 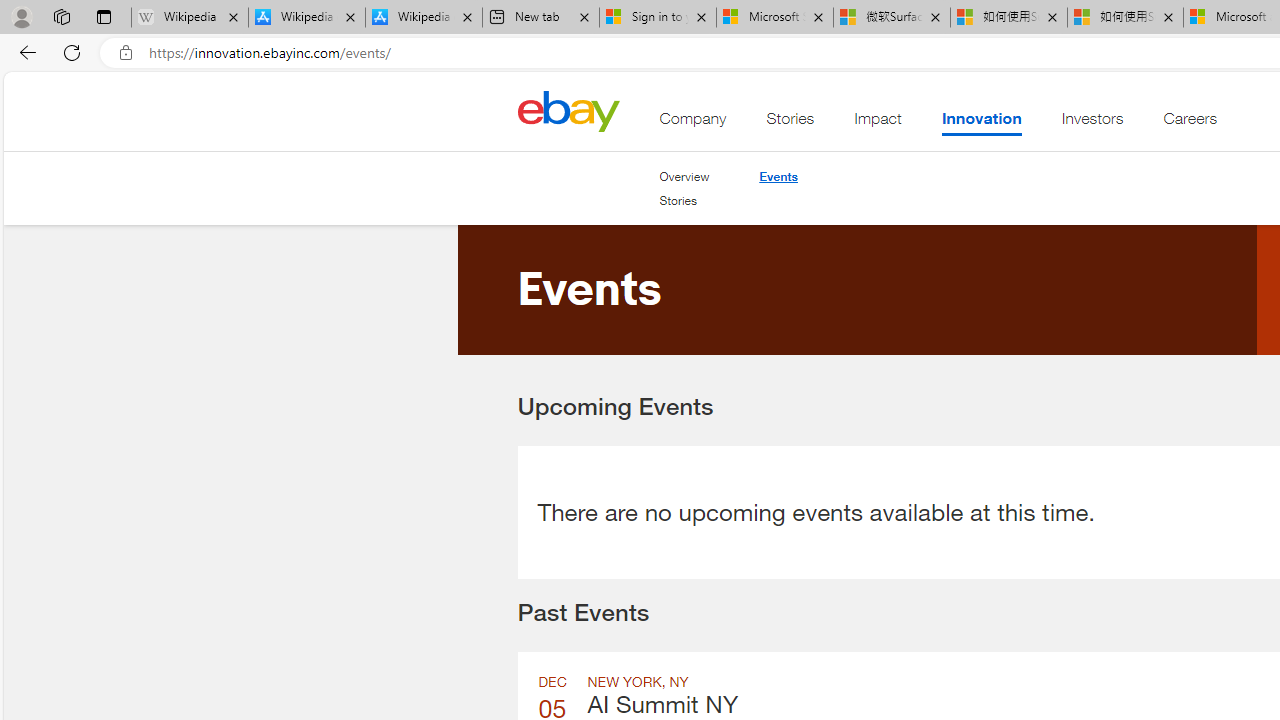 I want to click on 'Company', so click(x=693, y=123).